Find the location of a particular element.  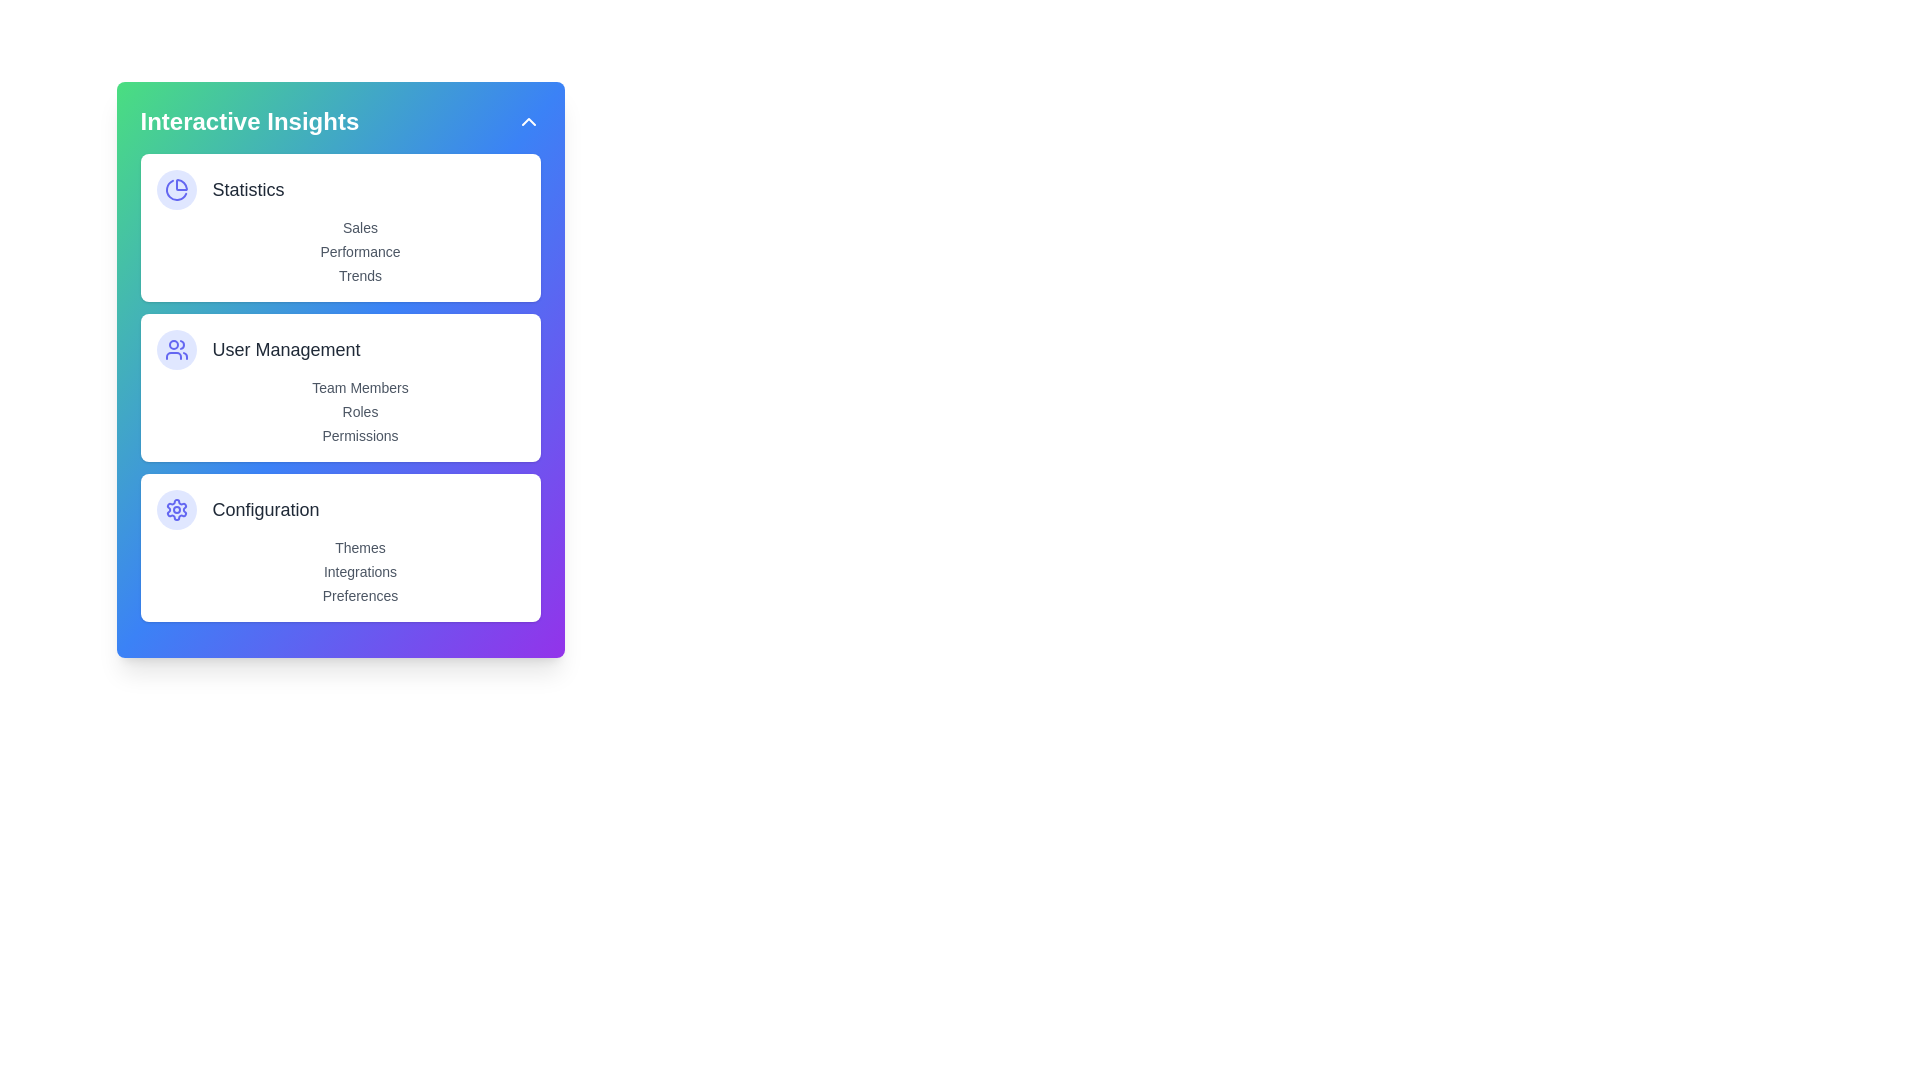

the icon of the section Configuration is located at coordinates (176, 508).